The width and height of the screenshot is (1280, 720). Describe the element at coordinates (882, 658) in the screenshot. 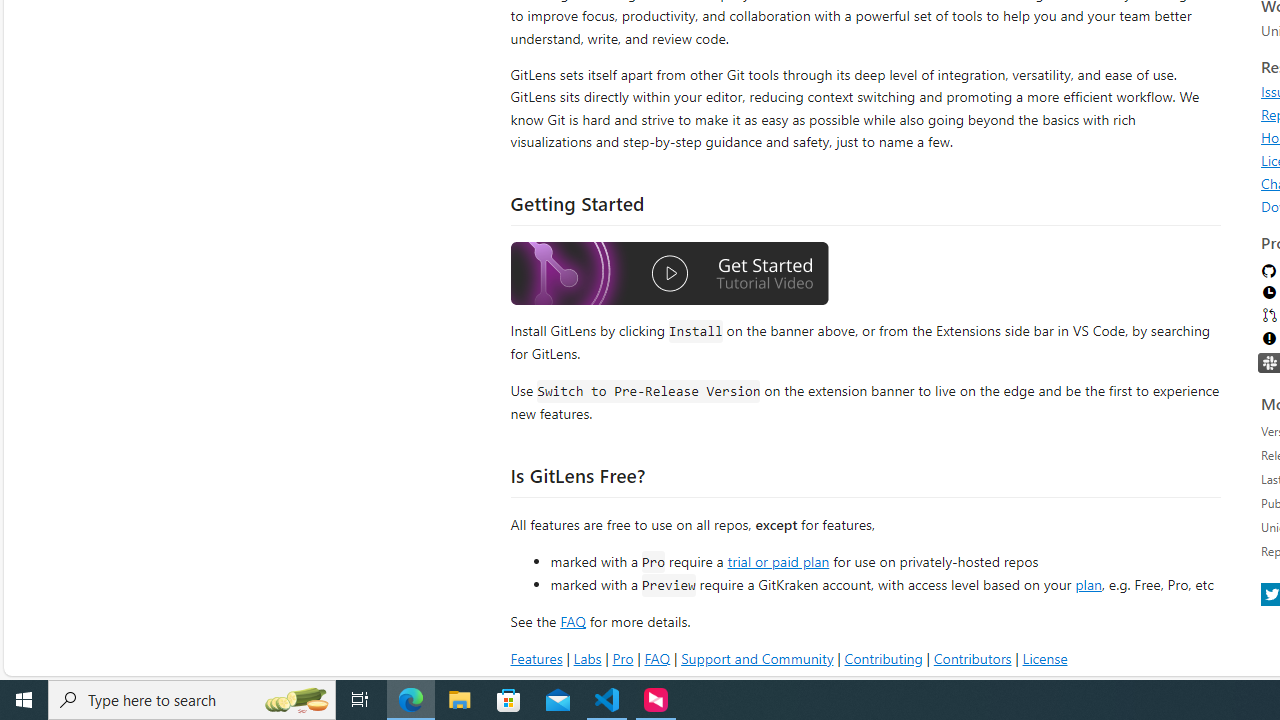

I see `'Contributing'` at that location.